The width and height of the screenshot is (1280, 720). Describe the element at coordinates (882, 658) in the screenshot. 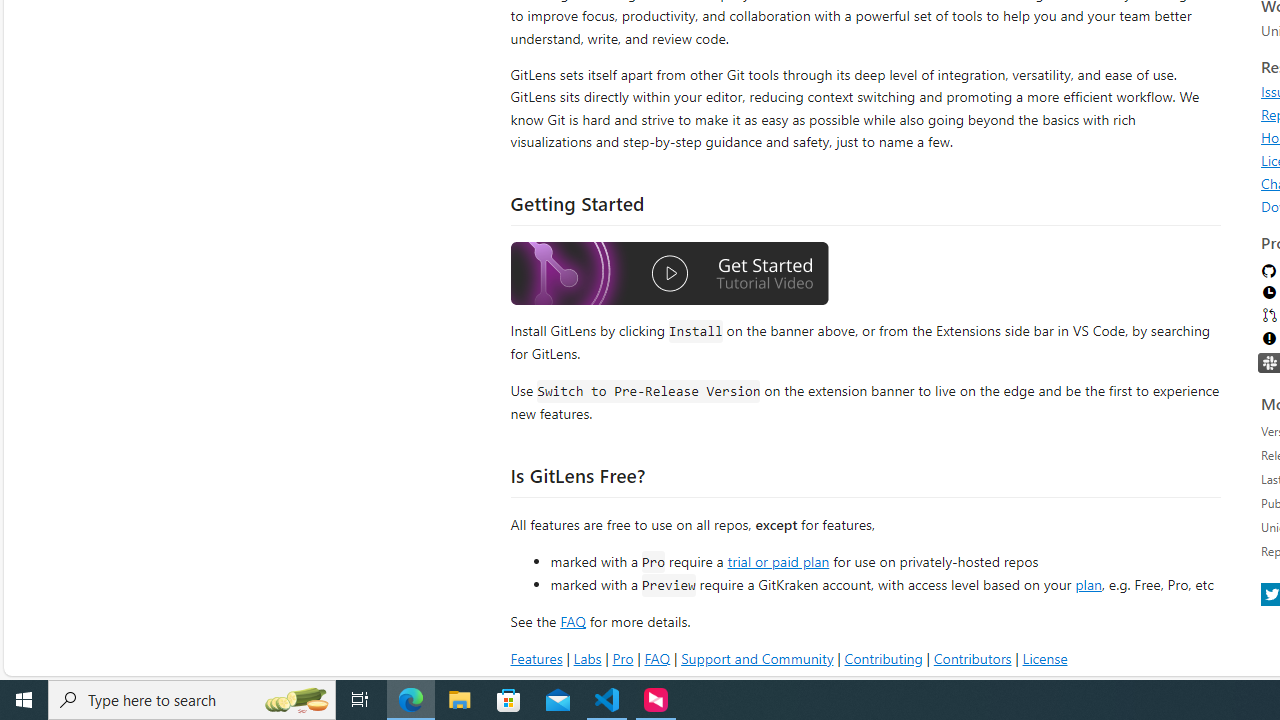

I see `'Contributing'` at that location.